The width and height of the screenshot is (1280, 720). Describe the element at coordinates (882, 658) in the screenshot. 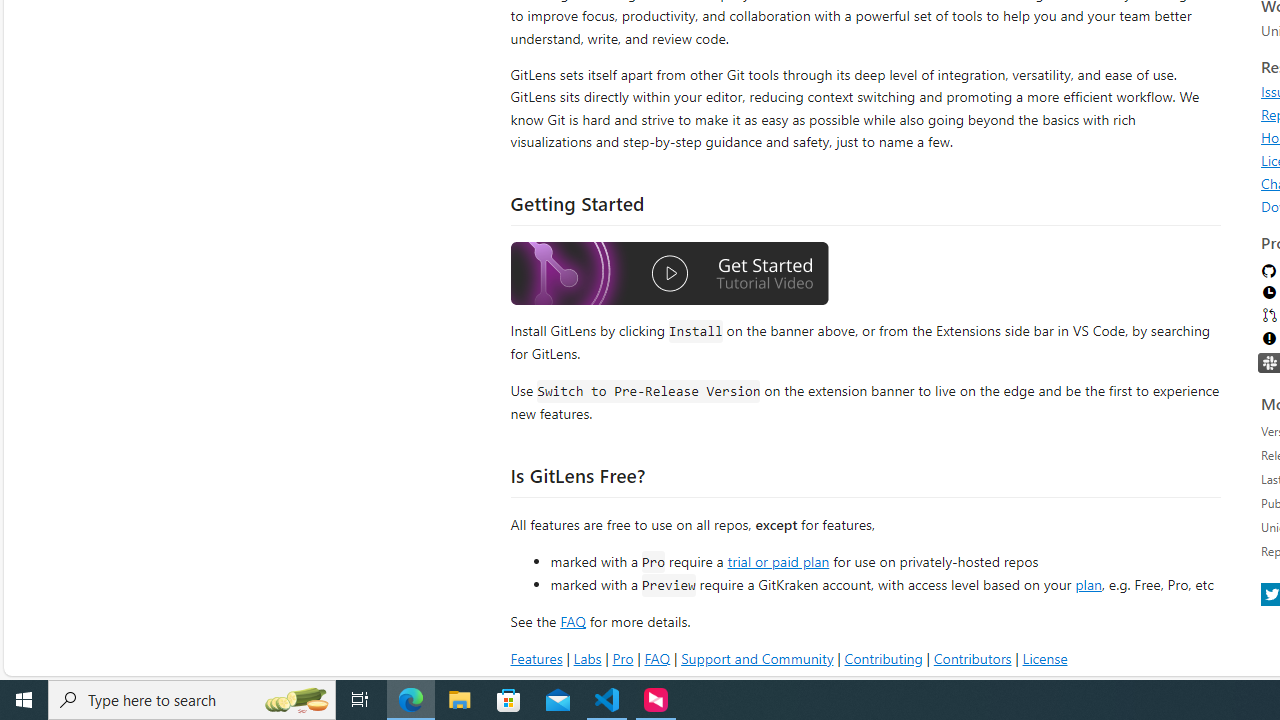

I see `'Contributing'` at that location.